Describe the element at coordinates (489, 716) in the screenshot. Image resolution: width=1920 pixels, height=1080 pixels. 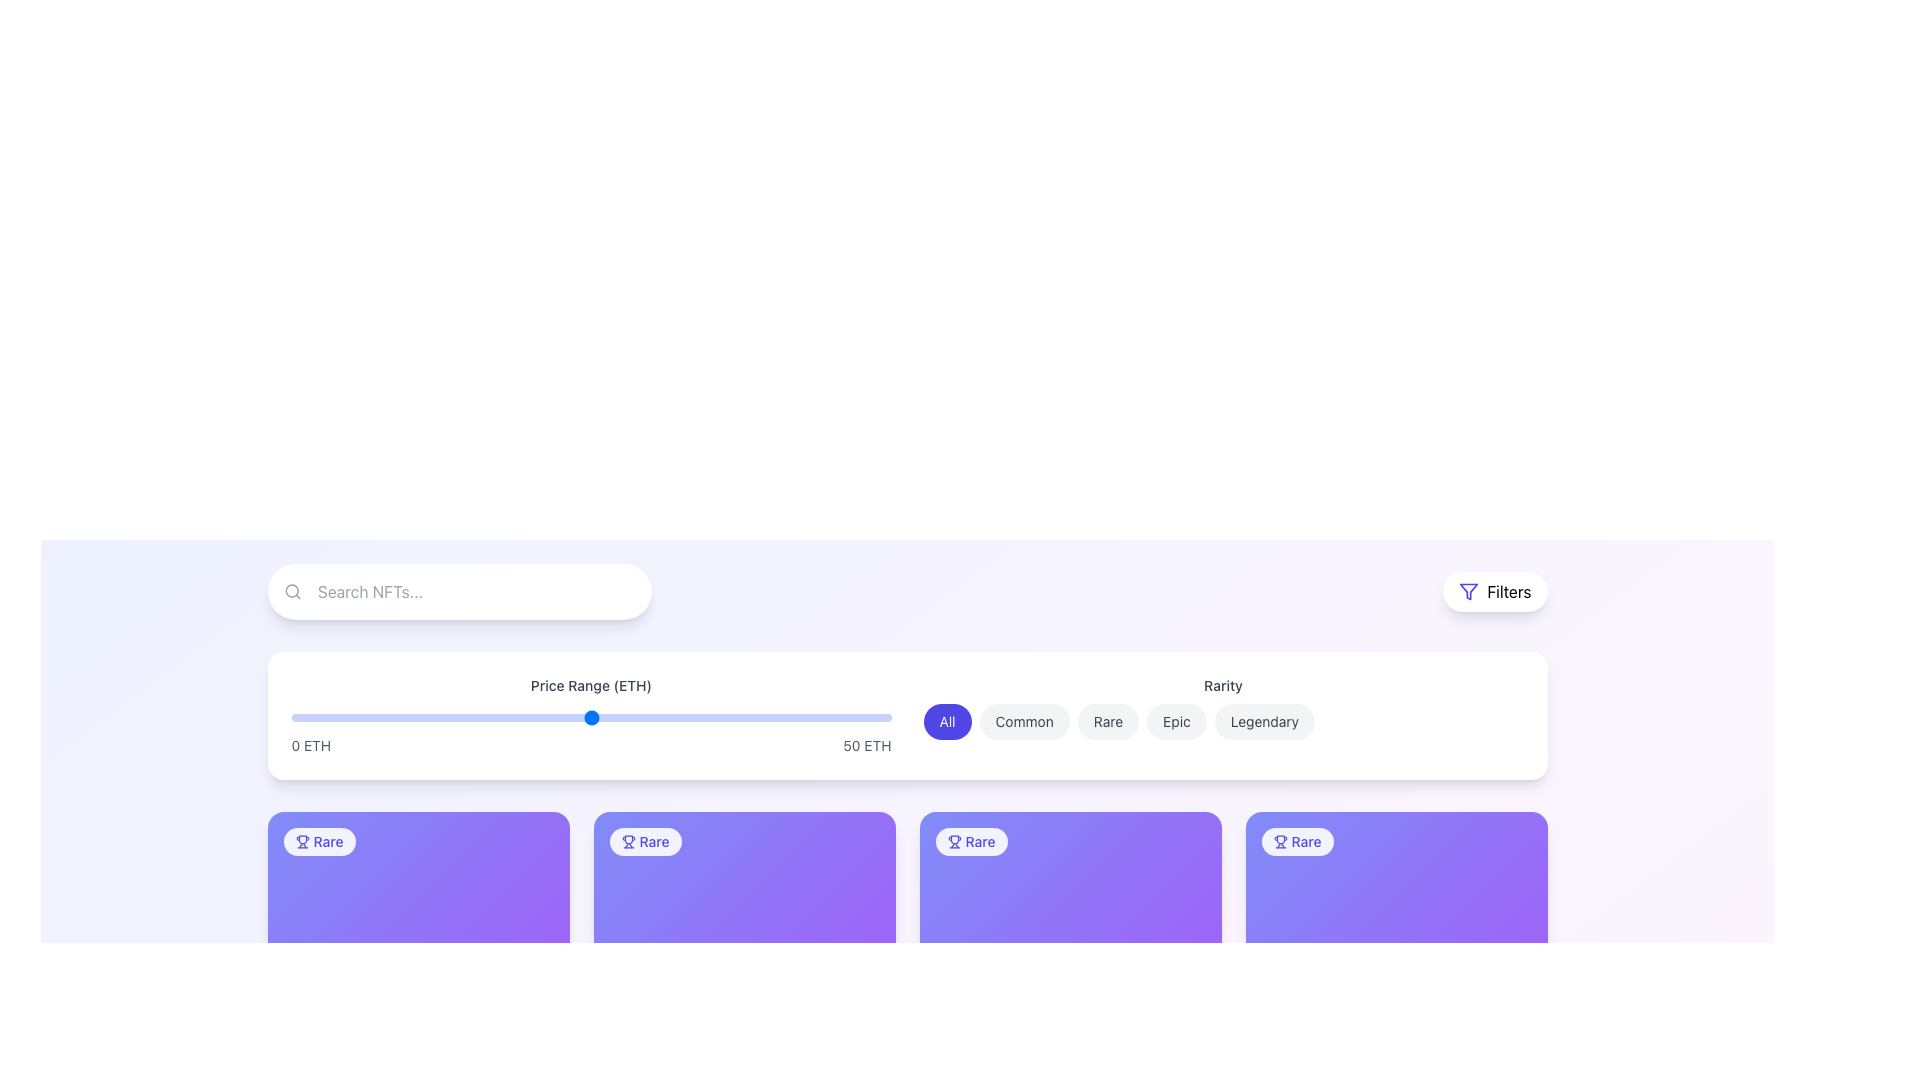
I see `the slider value` at that location.